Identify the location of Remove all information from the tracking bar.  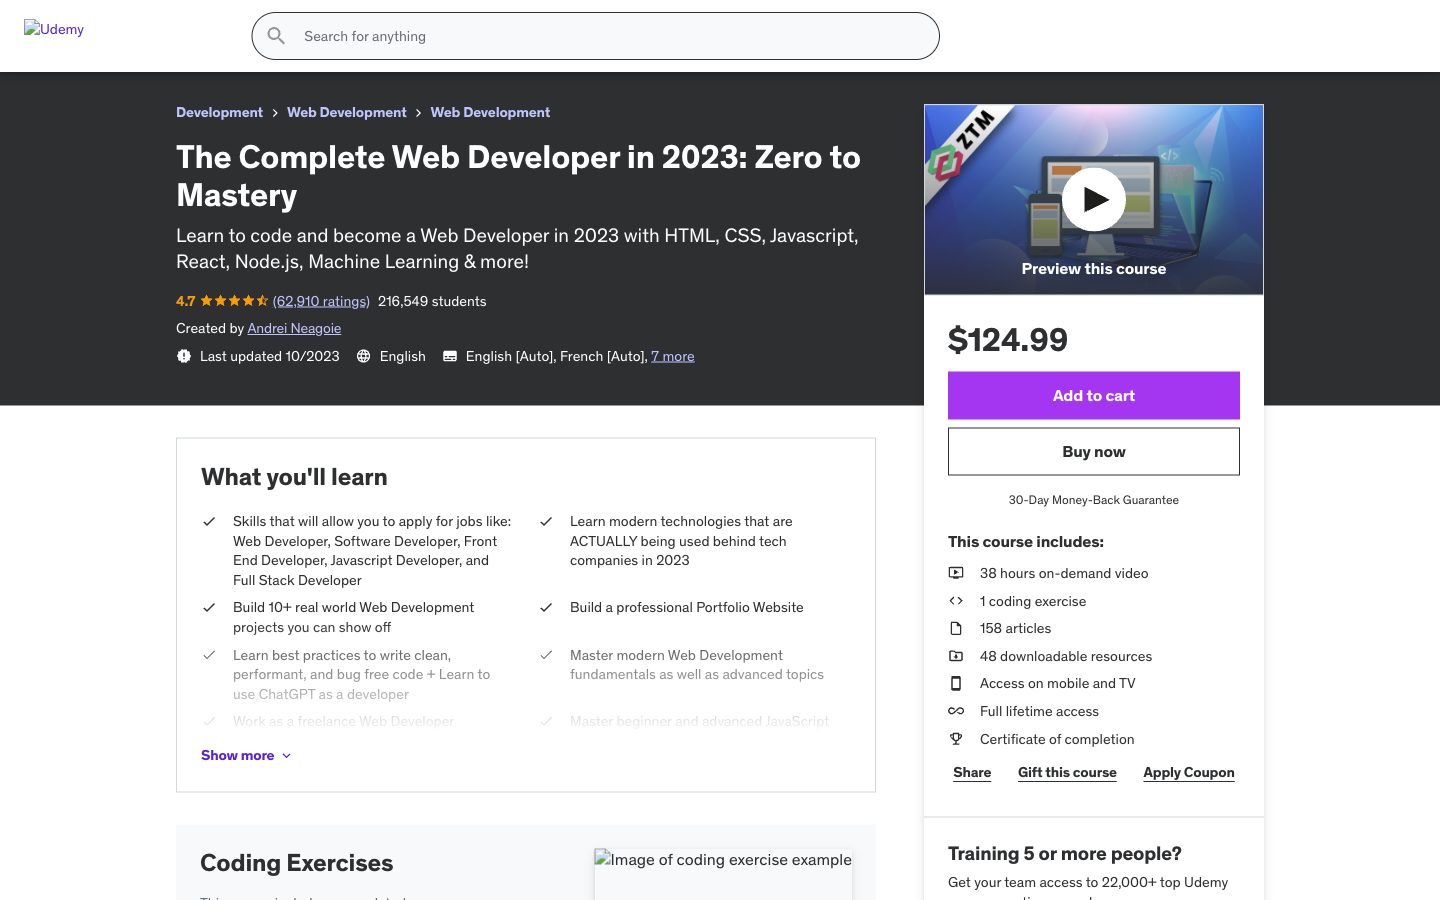
(589, 347).